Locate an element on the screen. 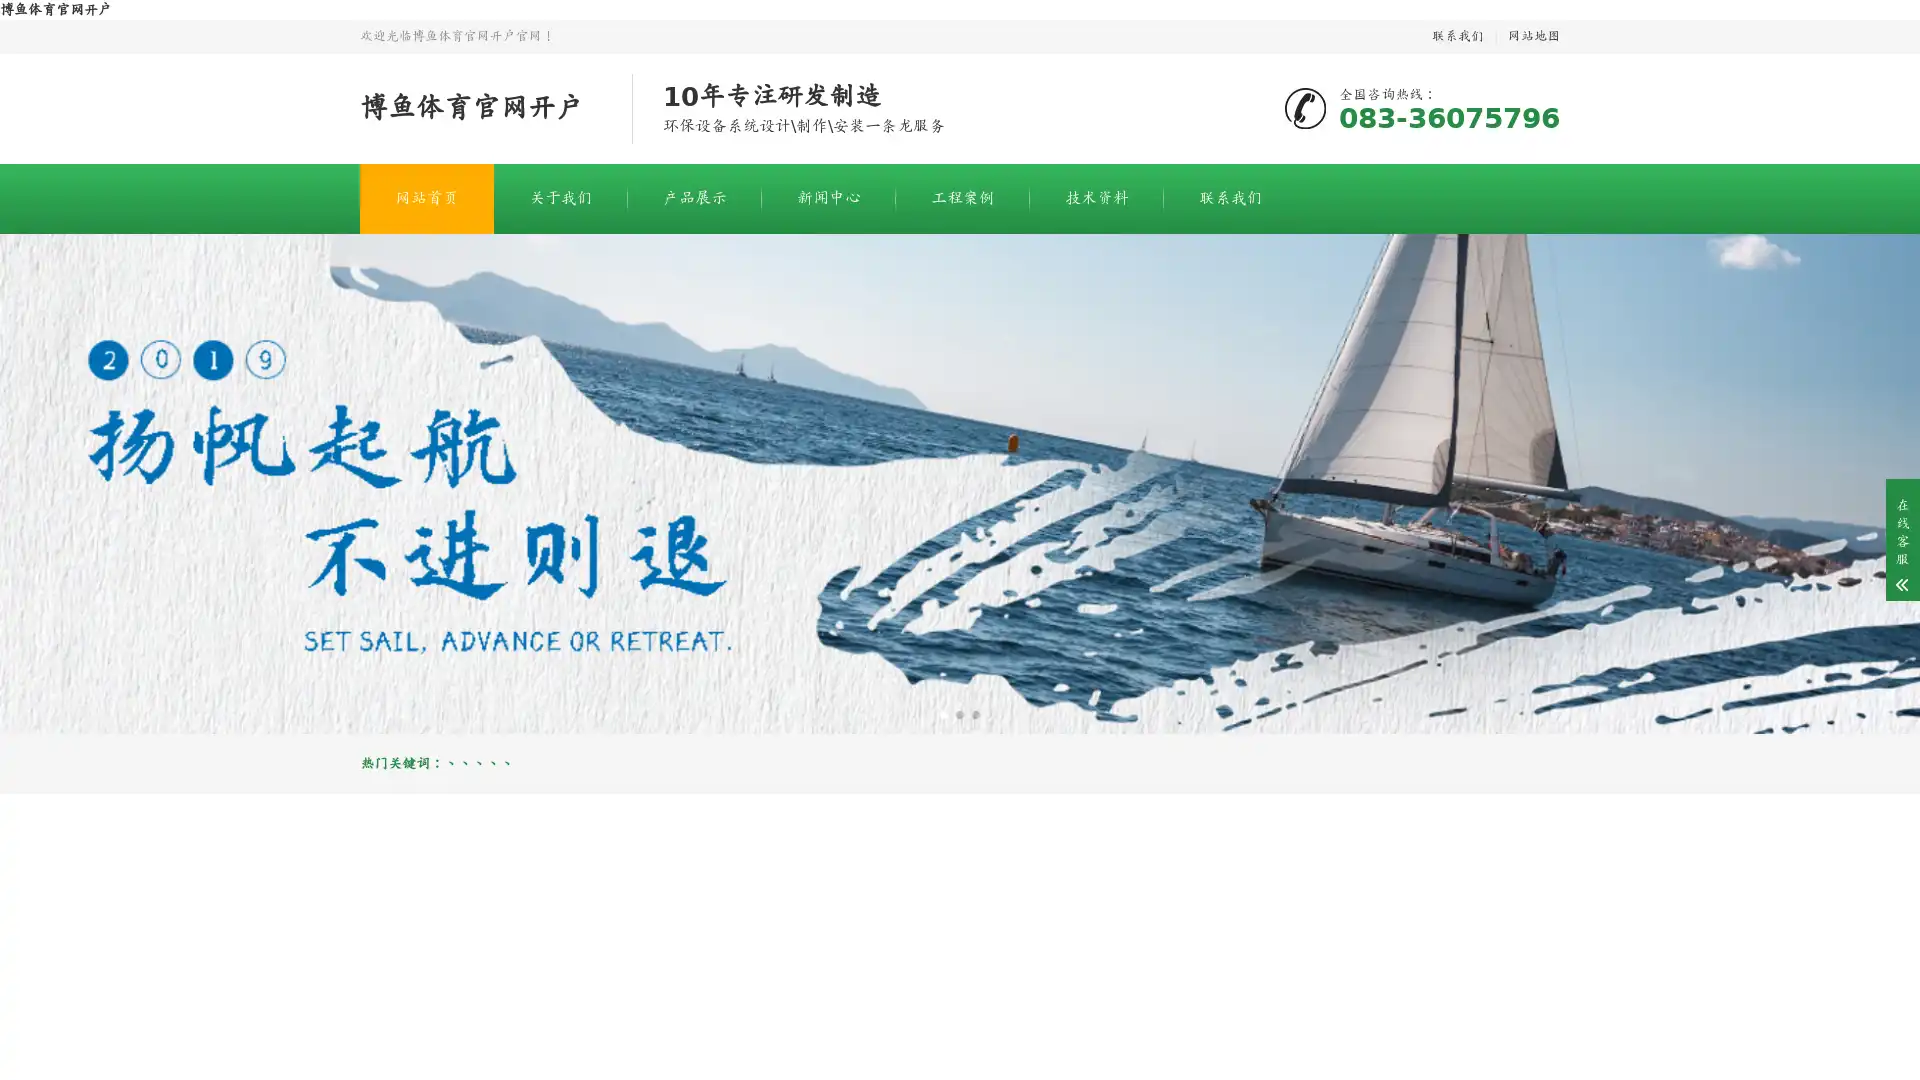 The height and width of the screenshot is (1080, 1920). Go to slide 2 is located at coordinates (960, 713).